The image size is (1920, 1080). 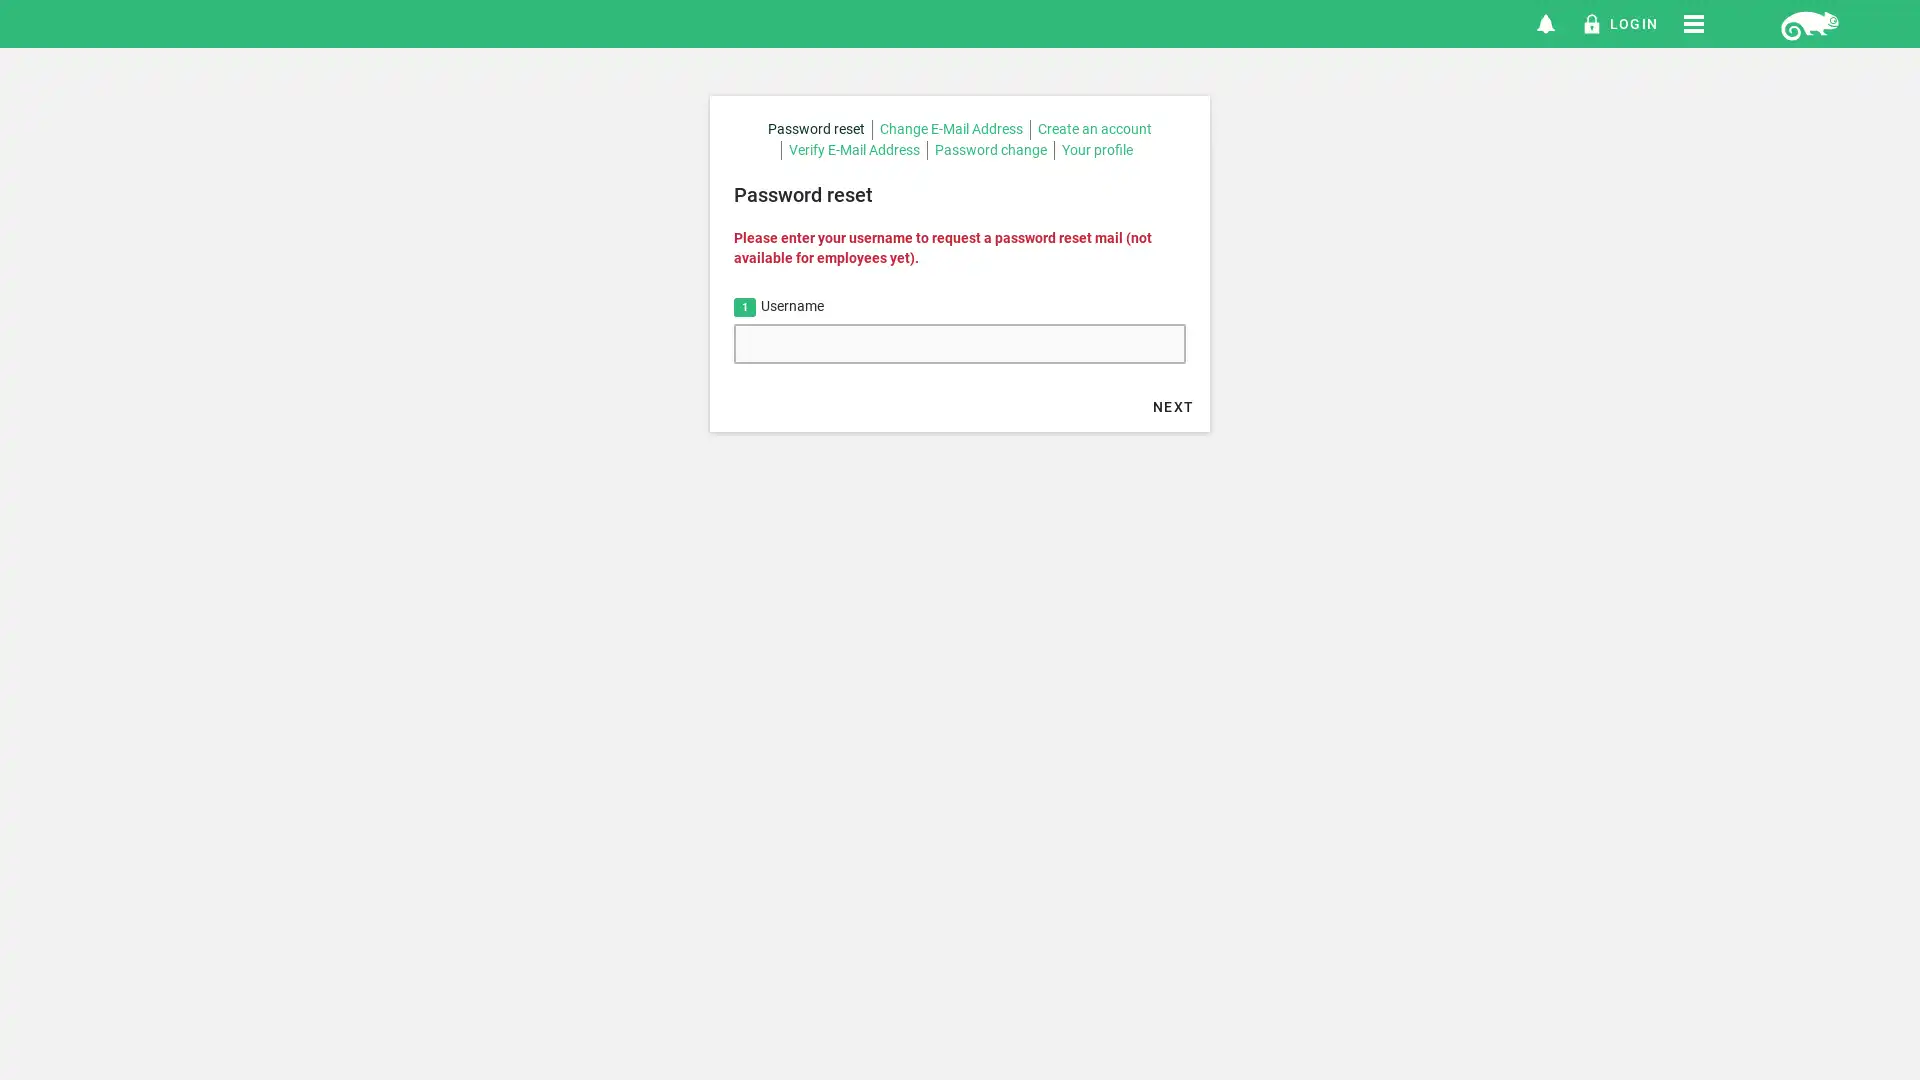 What do you see at coordinates (1173, 405) in the screenshot?
I see `NEXT` at bounding box center [1173, 405].